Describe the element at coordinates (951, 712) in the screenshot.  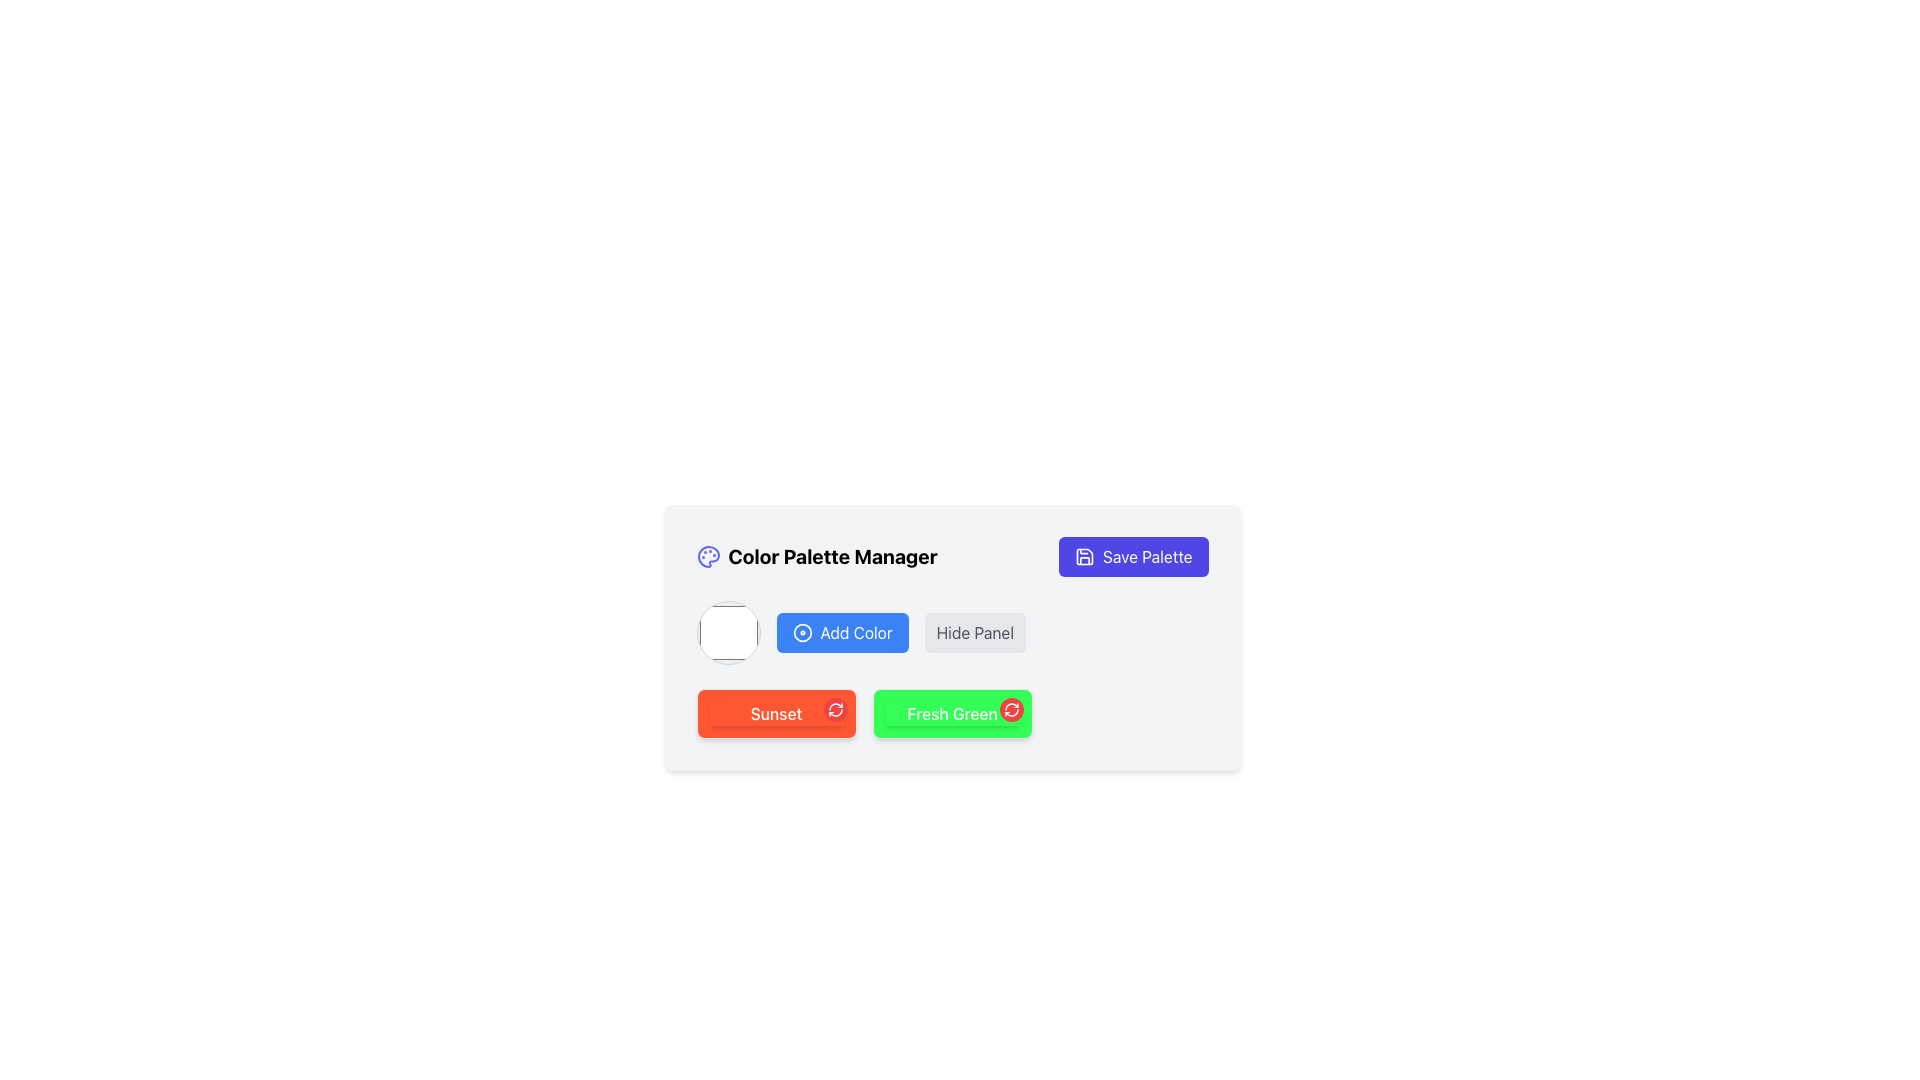
I see `the 'Fresh Green' button, which is the second button in a three-column grid of color-themed buttons, located next to the 'Sunset' button` at that location.